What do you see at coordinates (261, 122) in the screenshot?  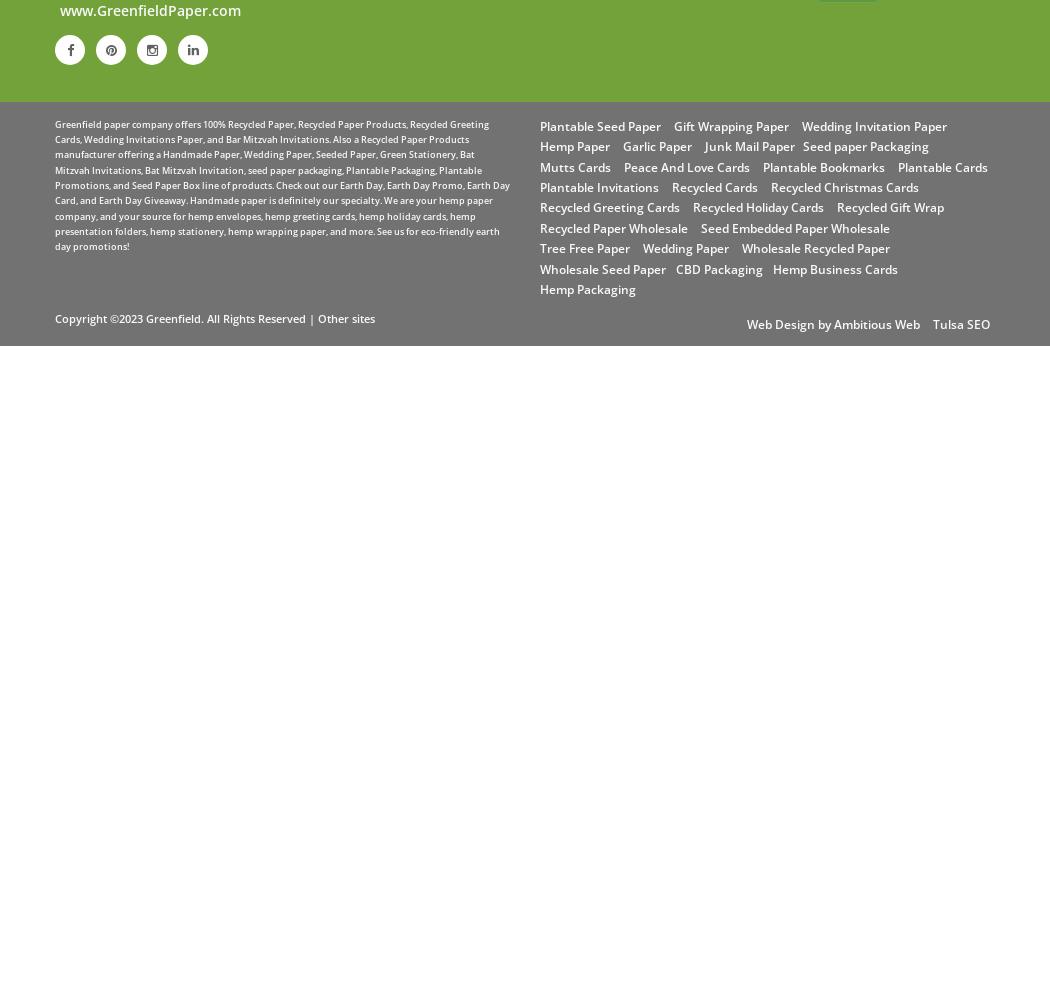 I see `'Recycled 
					Paper'` at bounding box center [261, 122].